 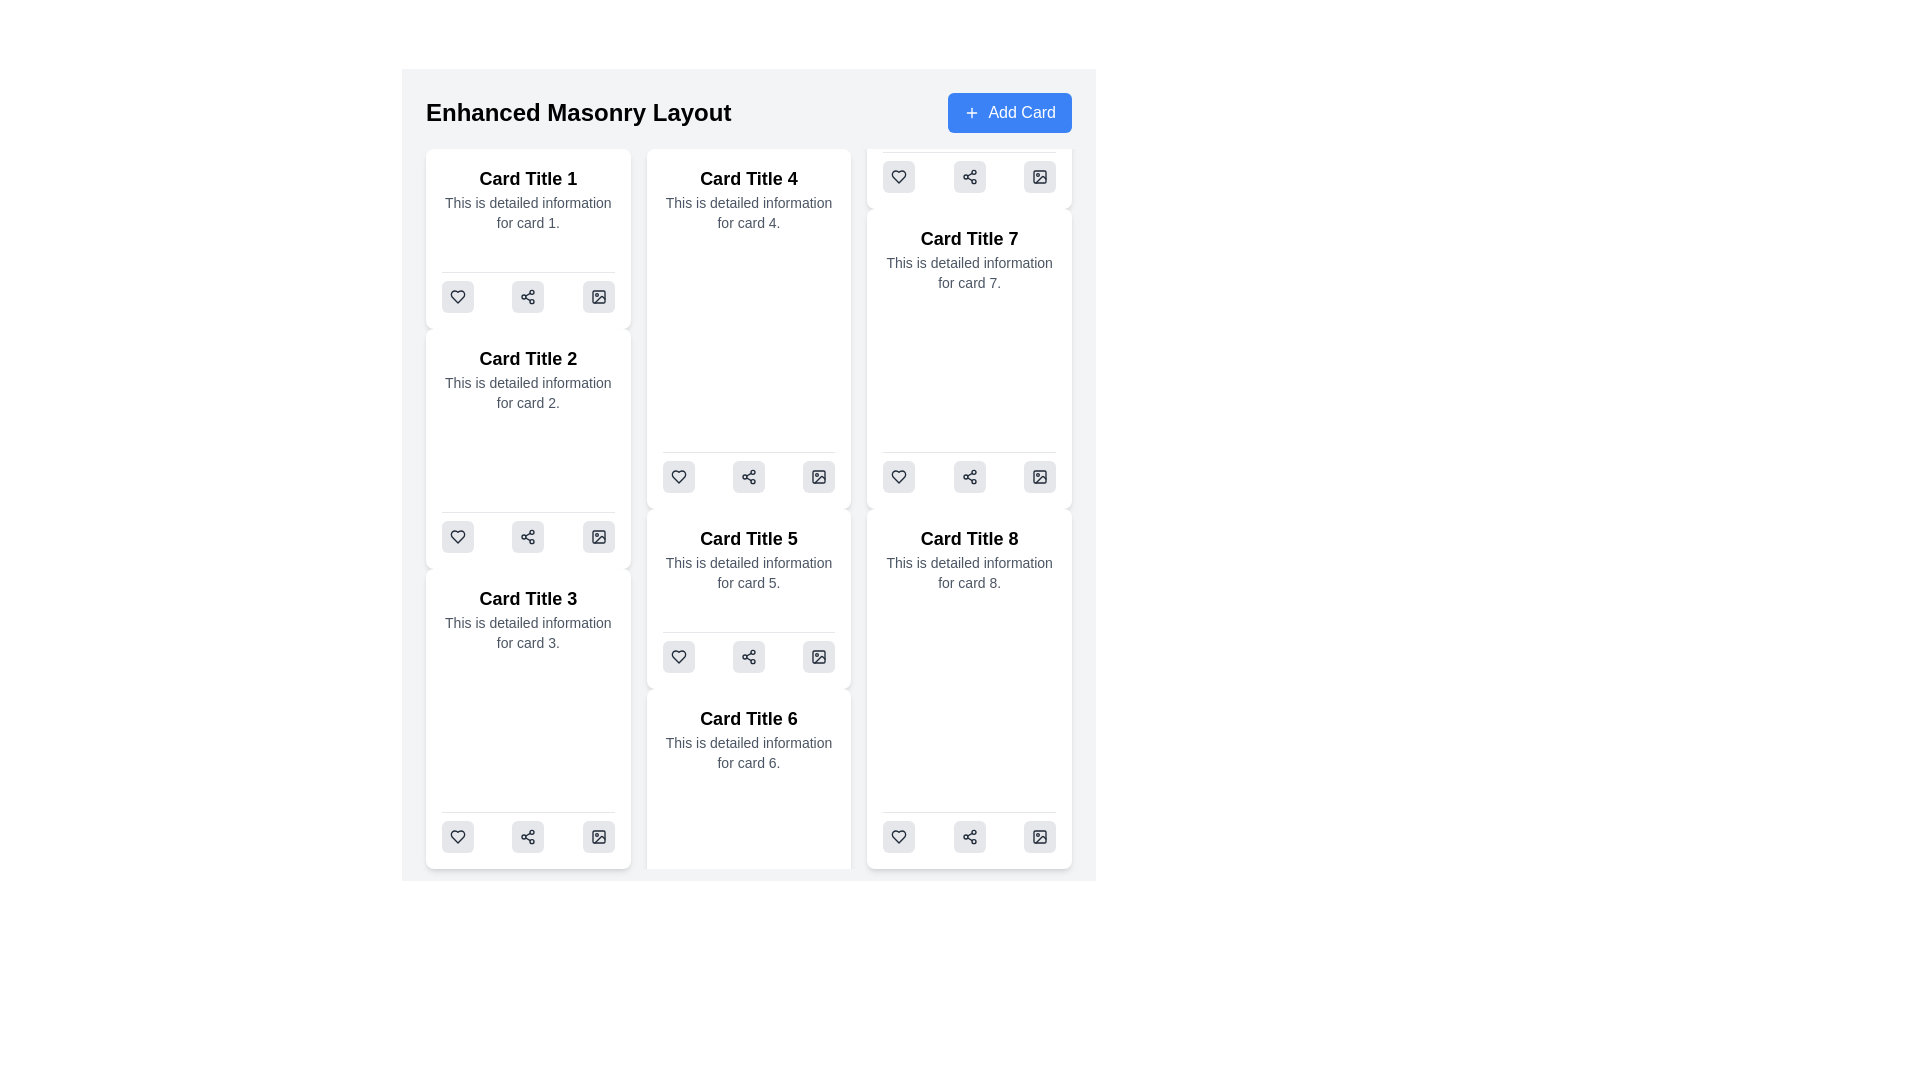 What do you see at coordinates (969, 273) in the screenshot?
I see `the descriptive text block related to card 7, located below 'Card Title 7' in the second column of the third row` at bounding box center [969, 273].